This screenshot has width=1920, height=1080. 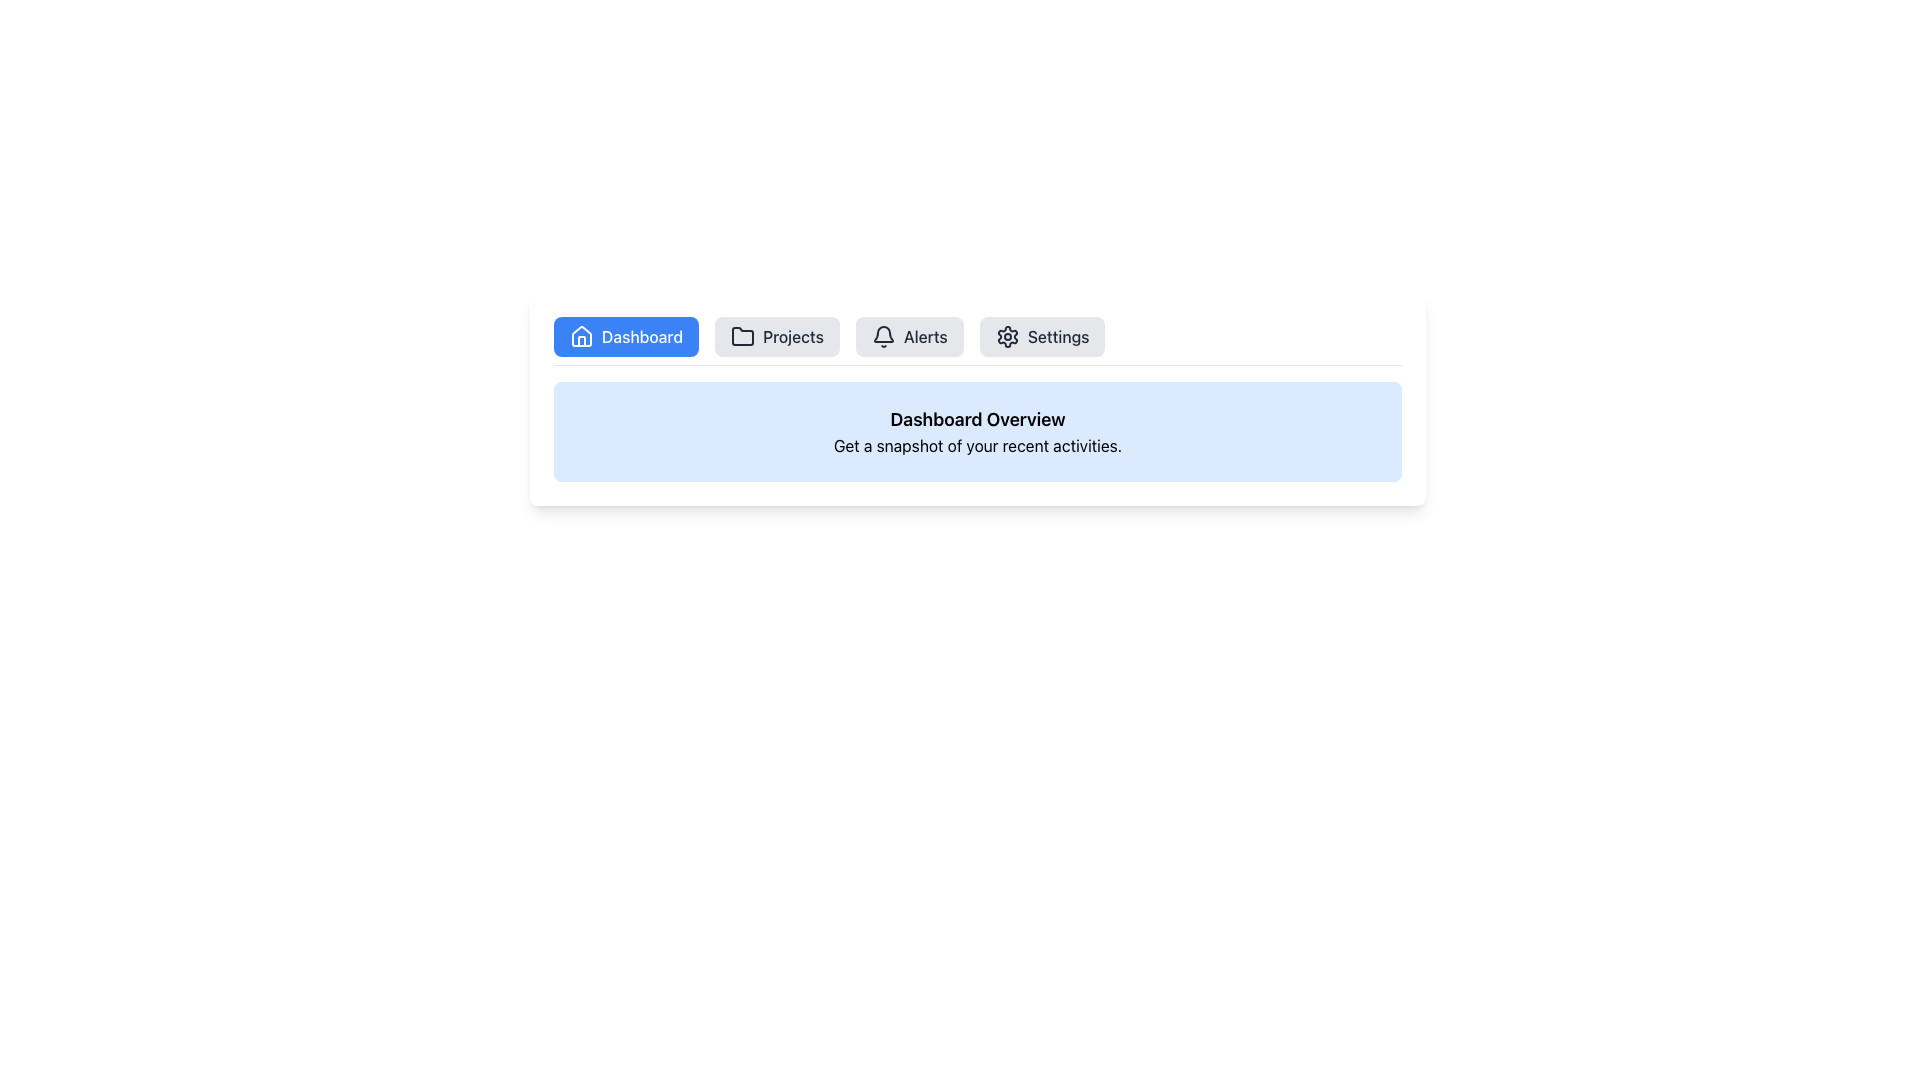 What do you see at coordinates (580, 334) in the screenshot?
I see `the house icon that represents the 'Dashboard' section located on the leftmost side of the horizontal navigation bar` at bounding box center [580, 334].